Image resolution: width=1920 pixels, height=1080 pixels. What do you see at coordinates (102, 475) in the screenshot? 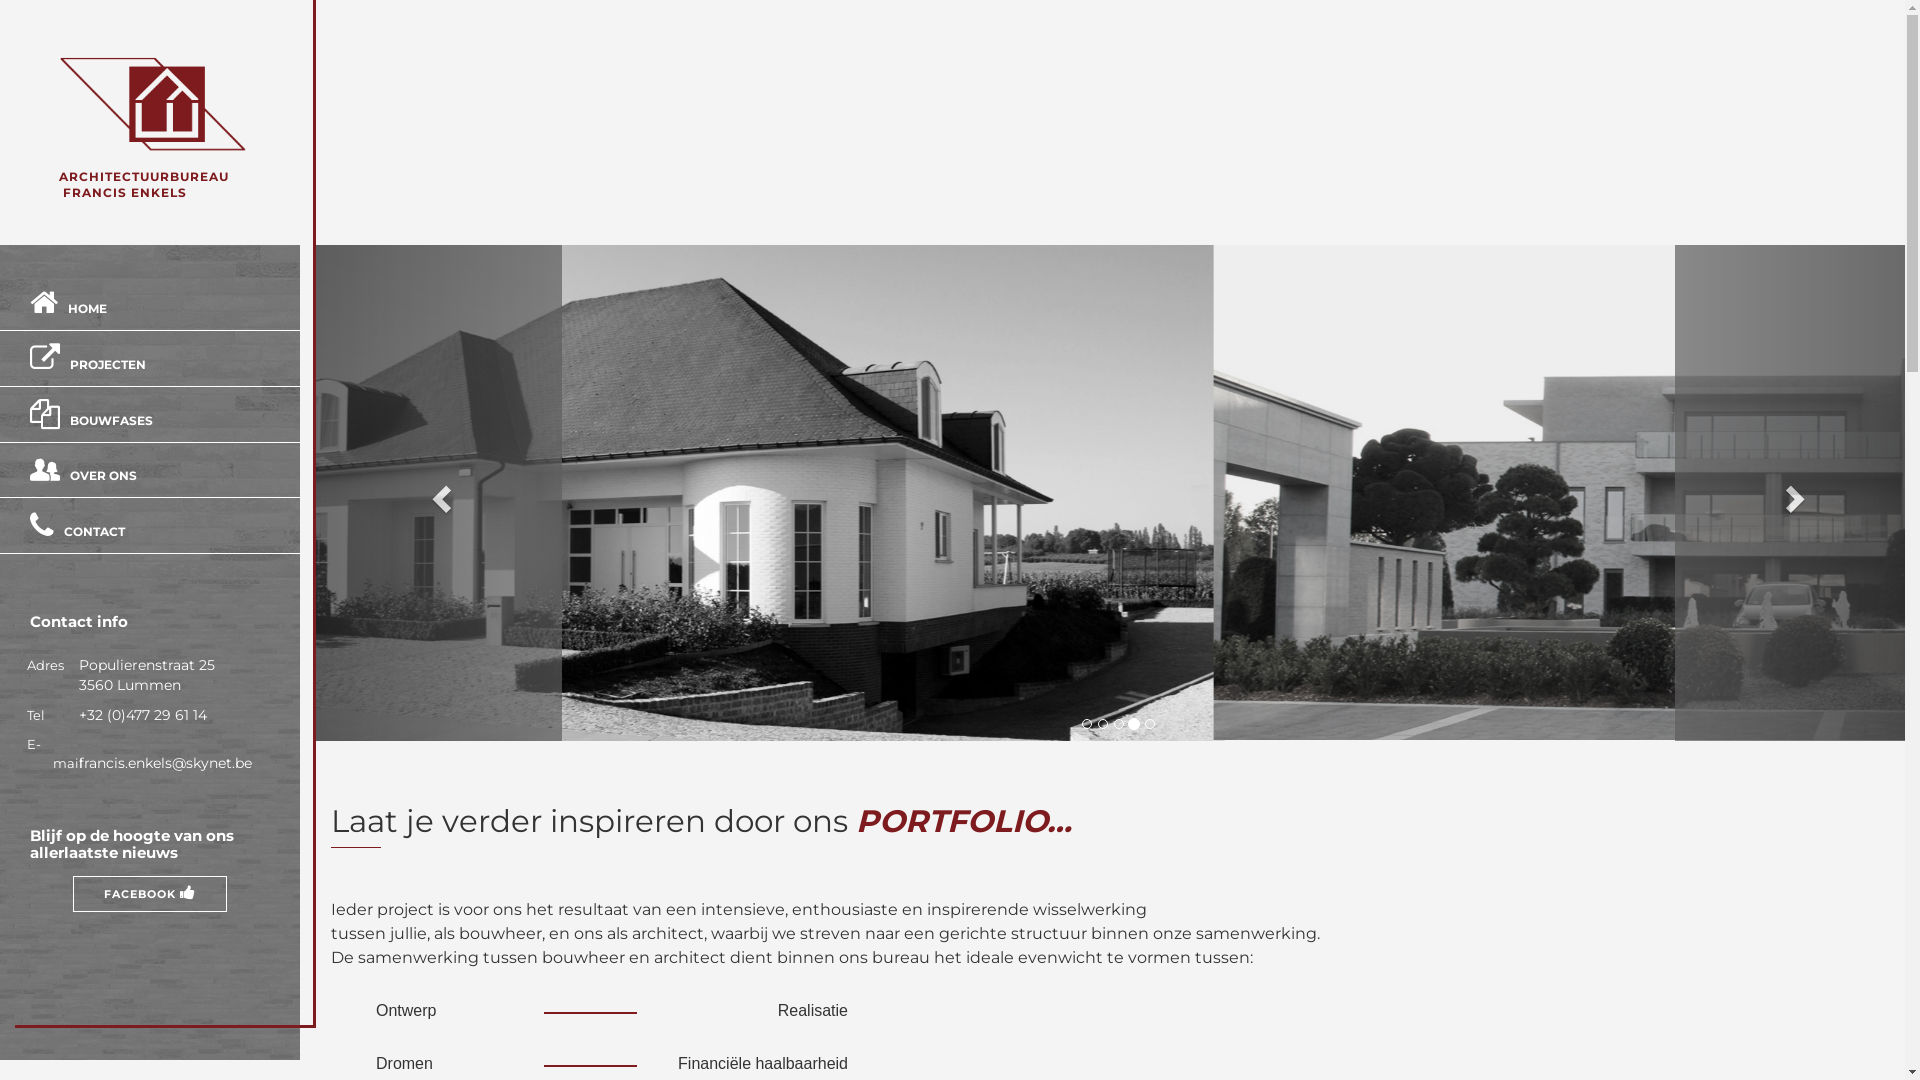
I see `'OVER ONS'` at bounding box center [102, 475].